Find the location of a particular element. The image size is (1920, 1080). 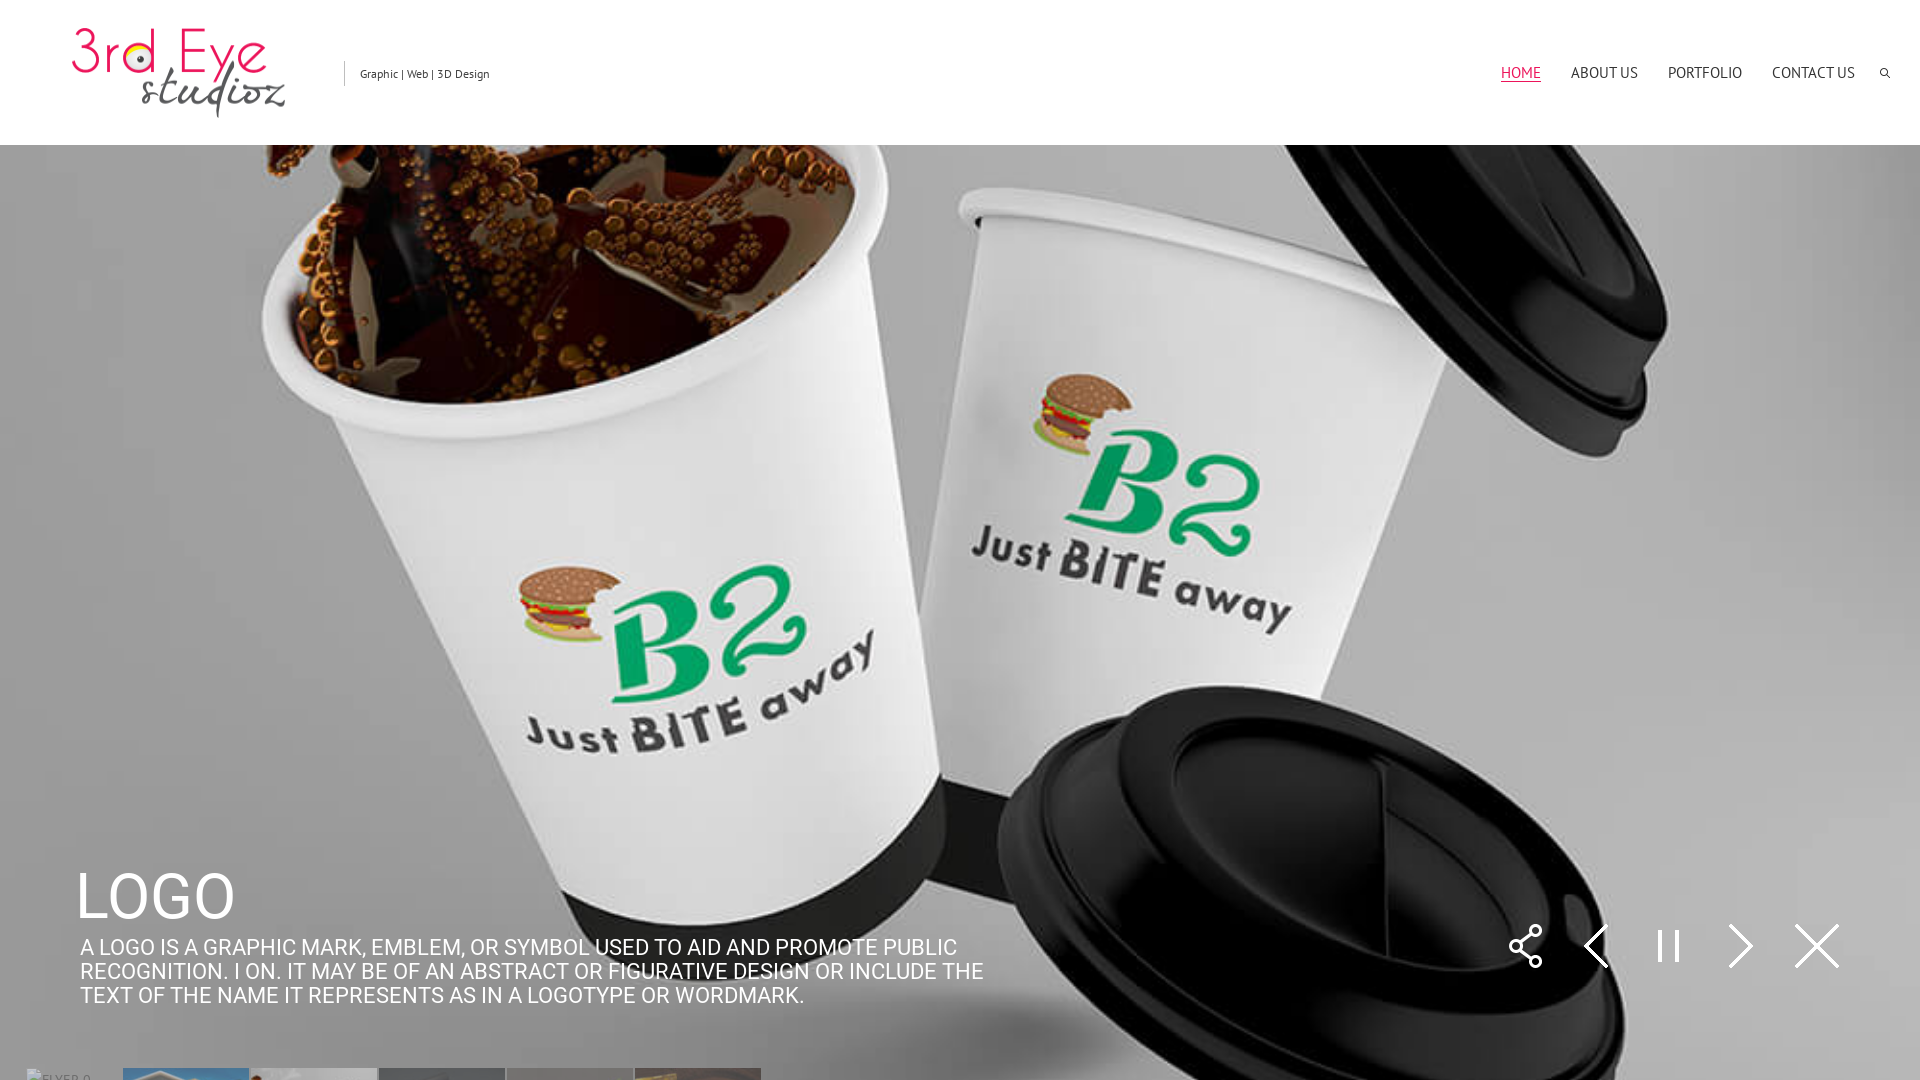

'CONTACT US' is located at coordinates (1813, 71).